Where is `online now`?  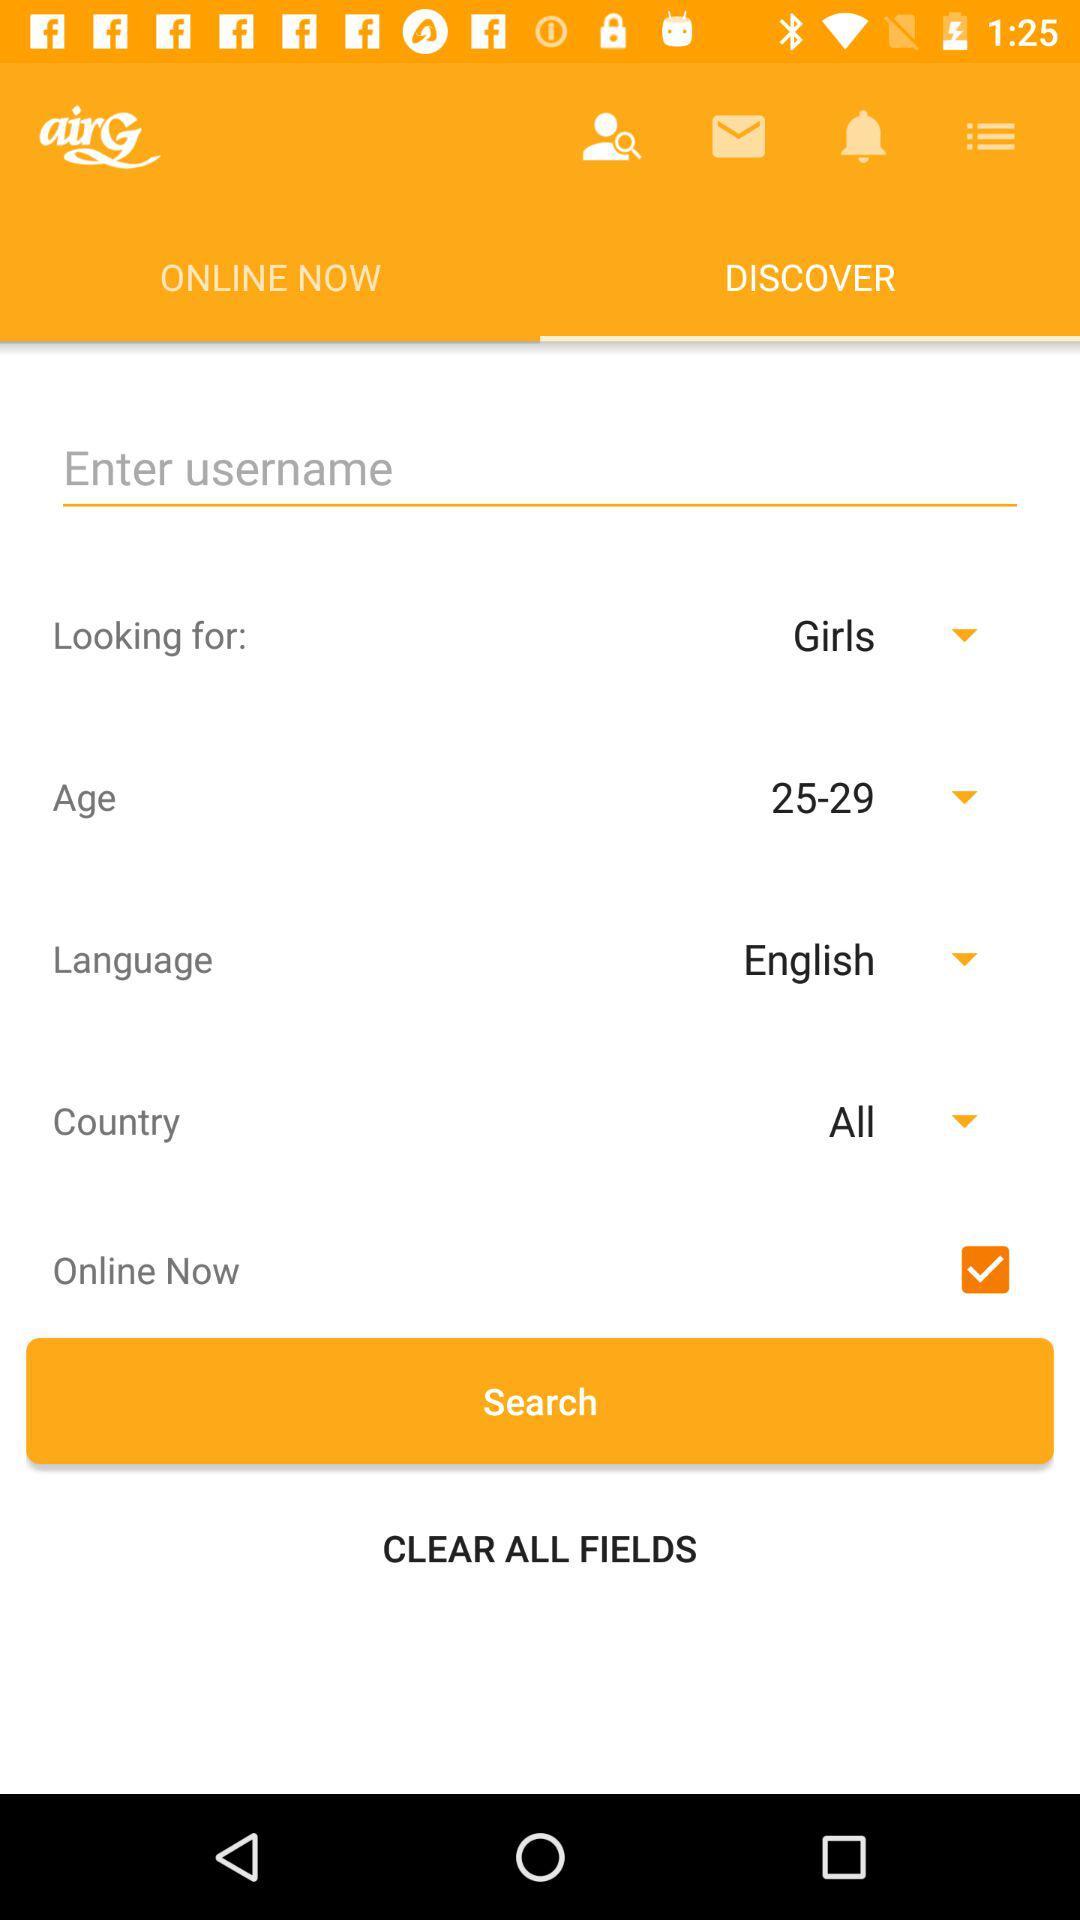
online now is located at coordinates (984, 1268).